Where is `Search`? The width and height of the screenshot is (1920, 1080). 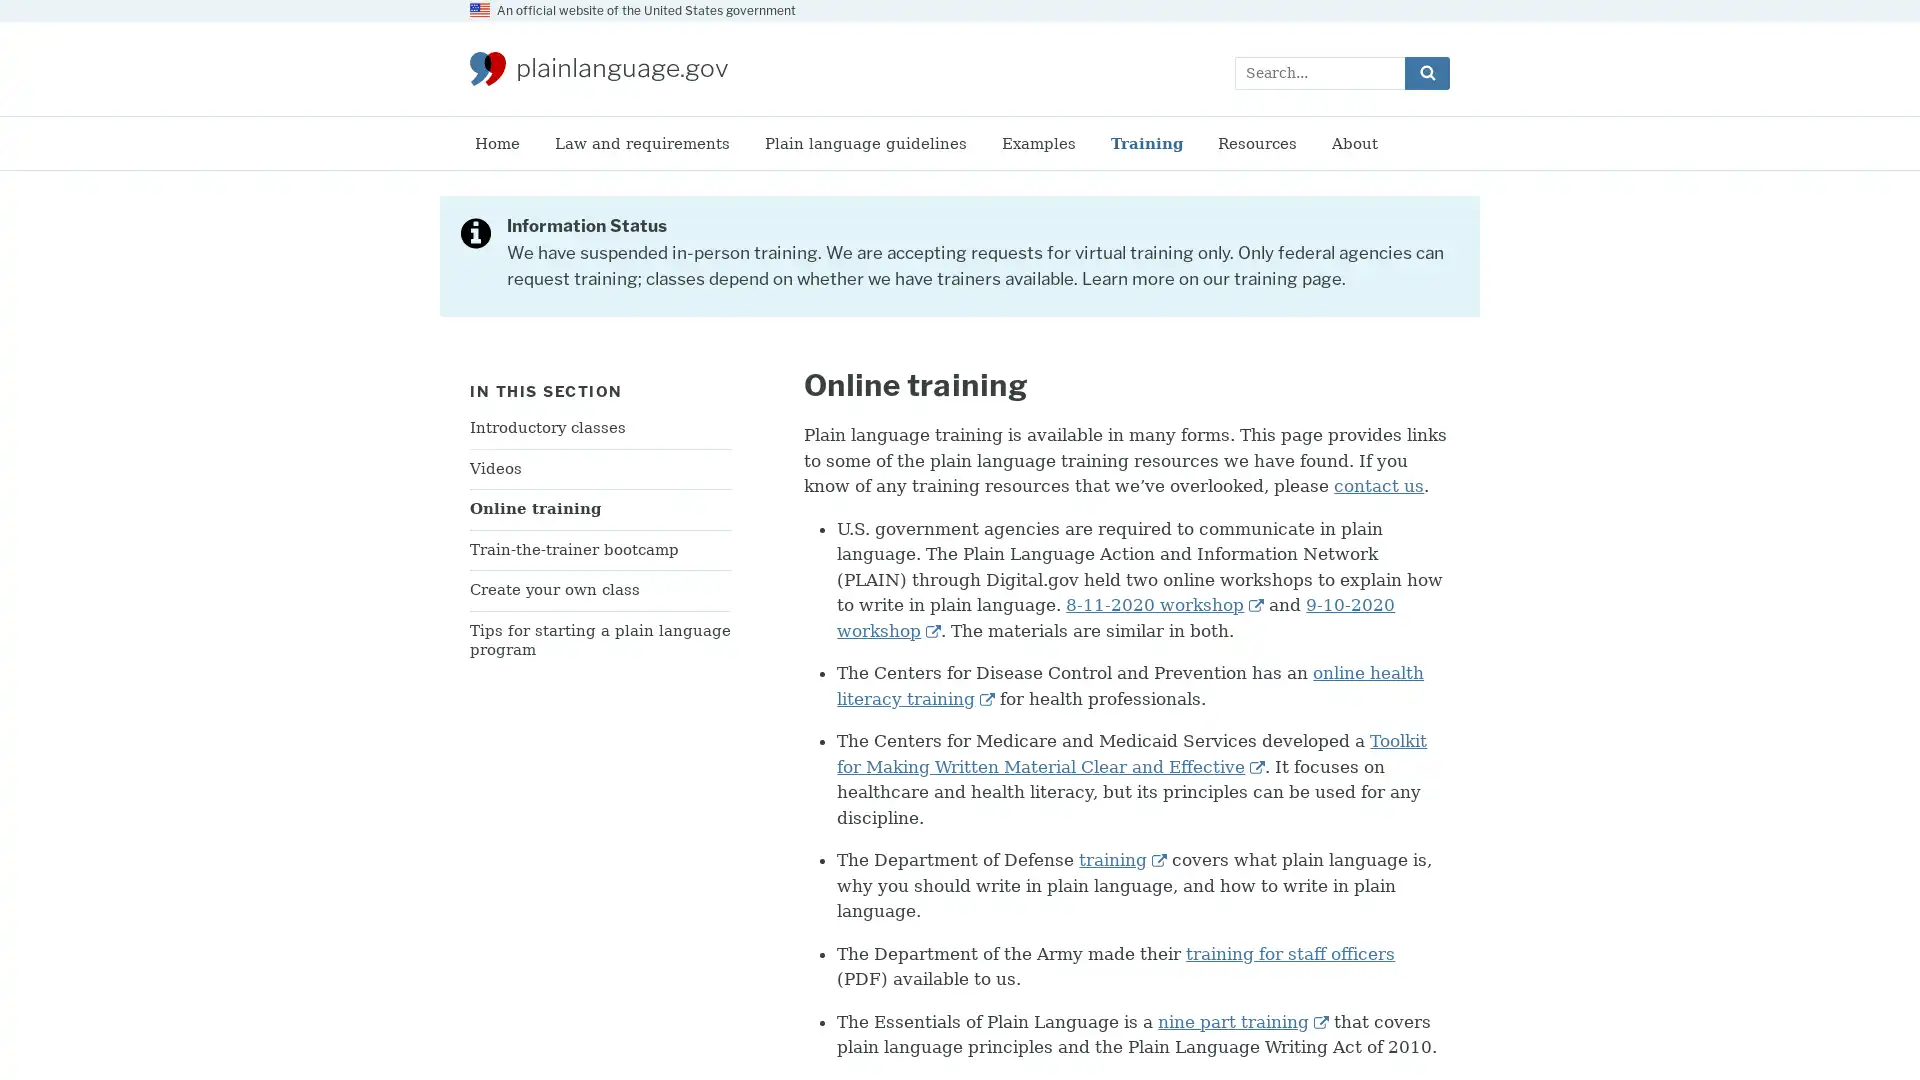 Search is located at coordinates (1426, 71).